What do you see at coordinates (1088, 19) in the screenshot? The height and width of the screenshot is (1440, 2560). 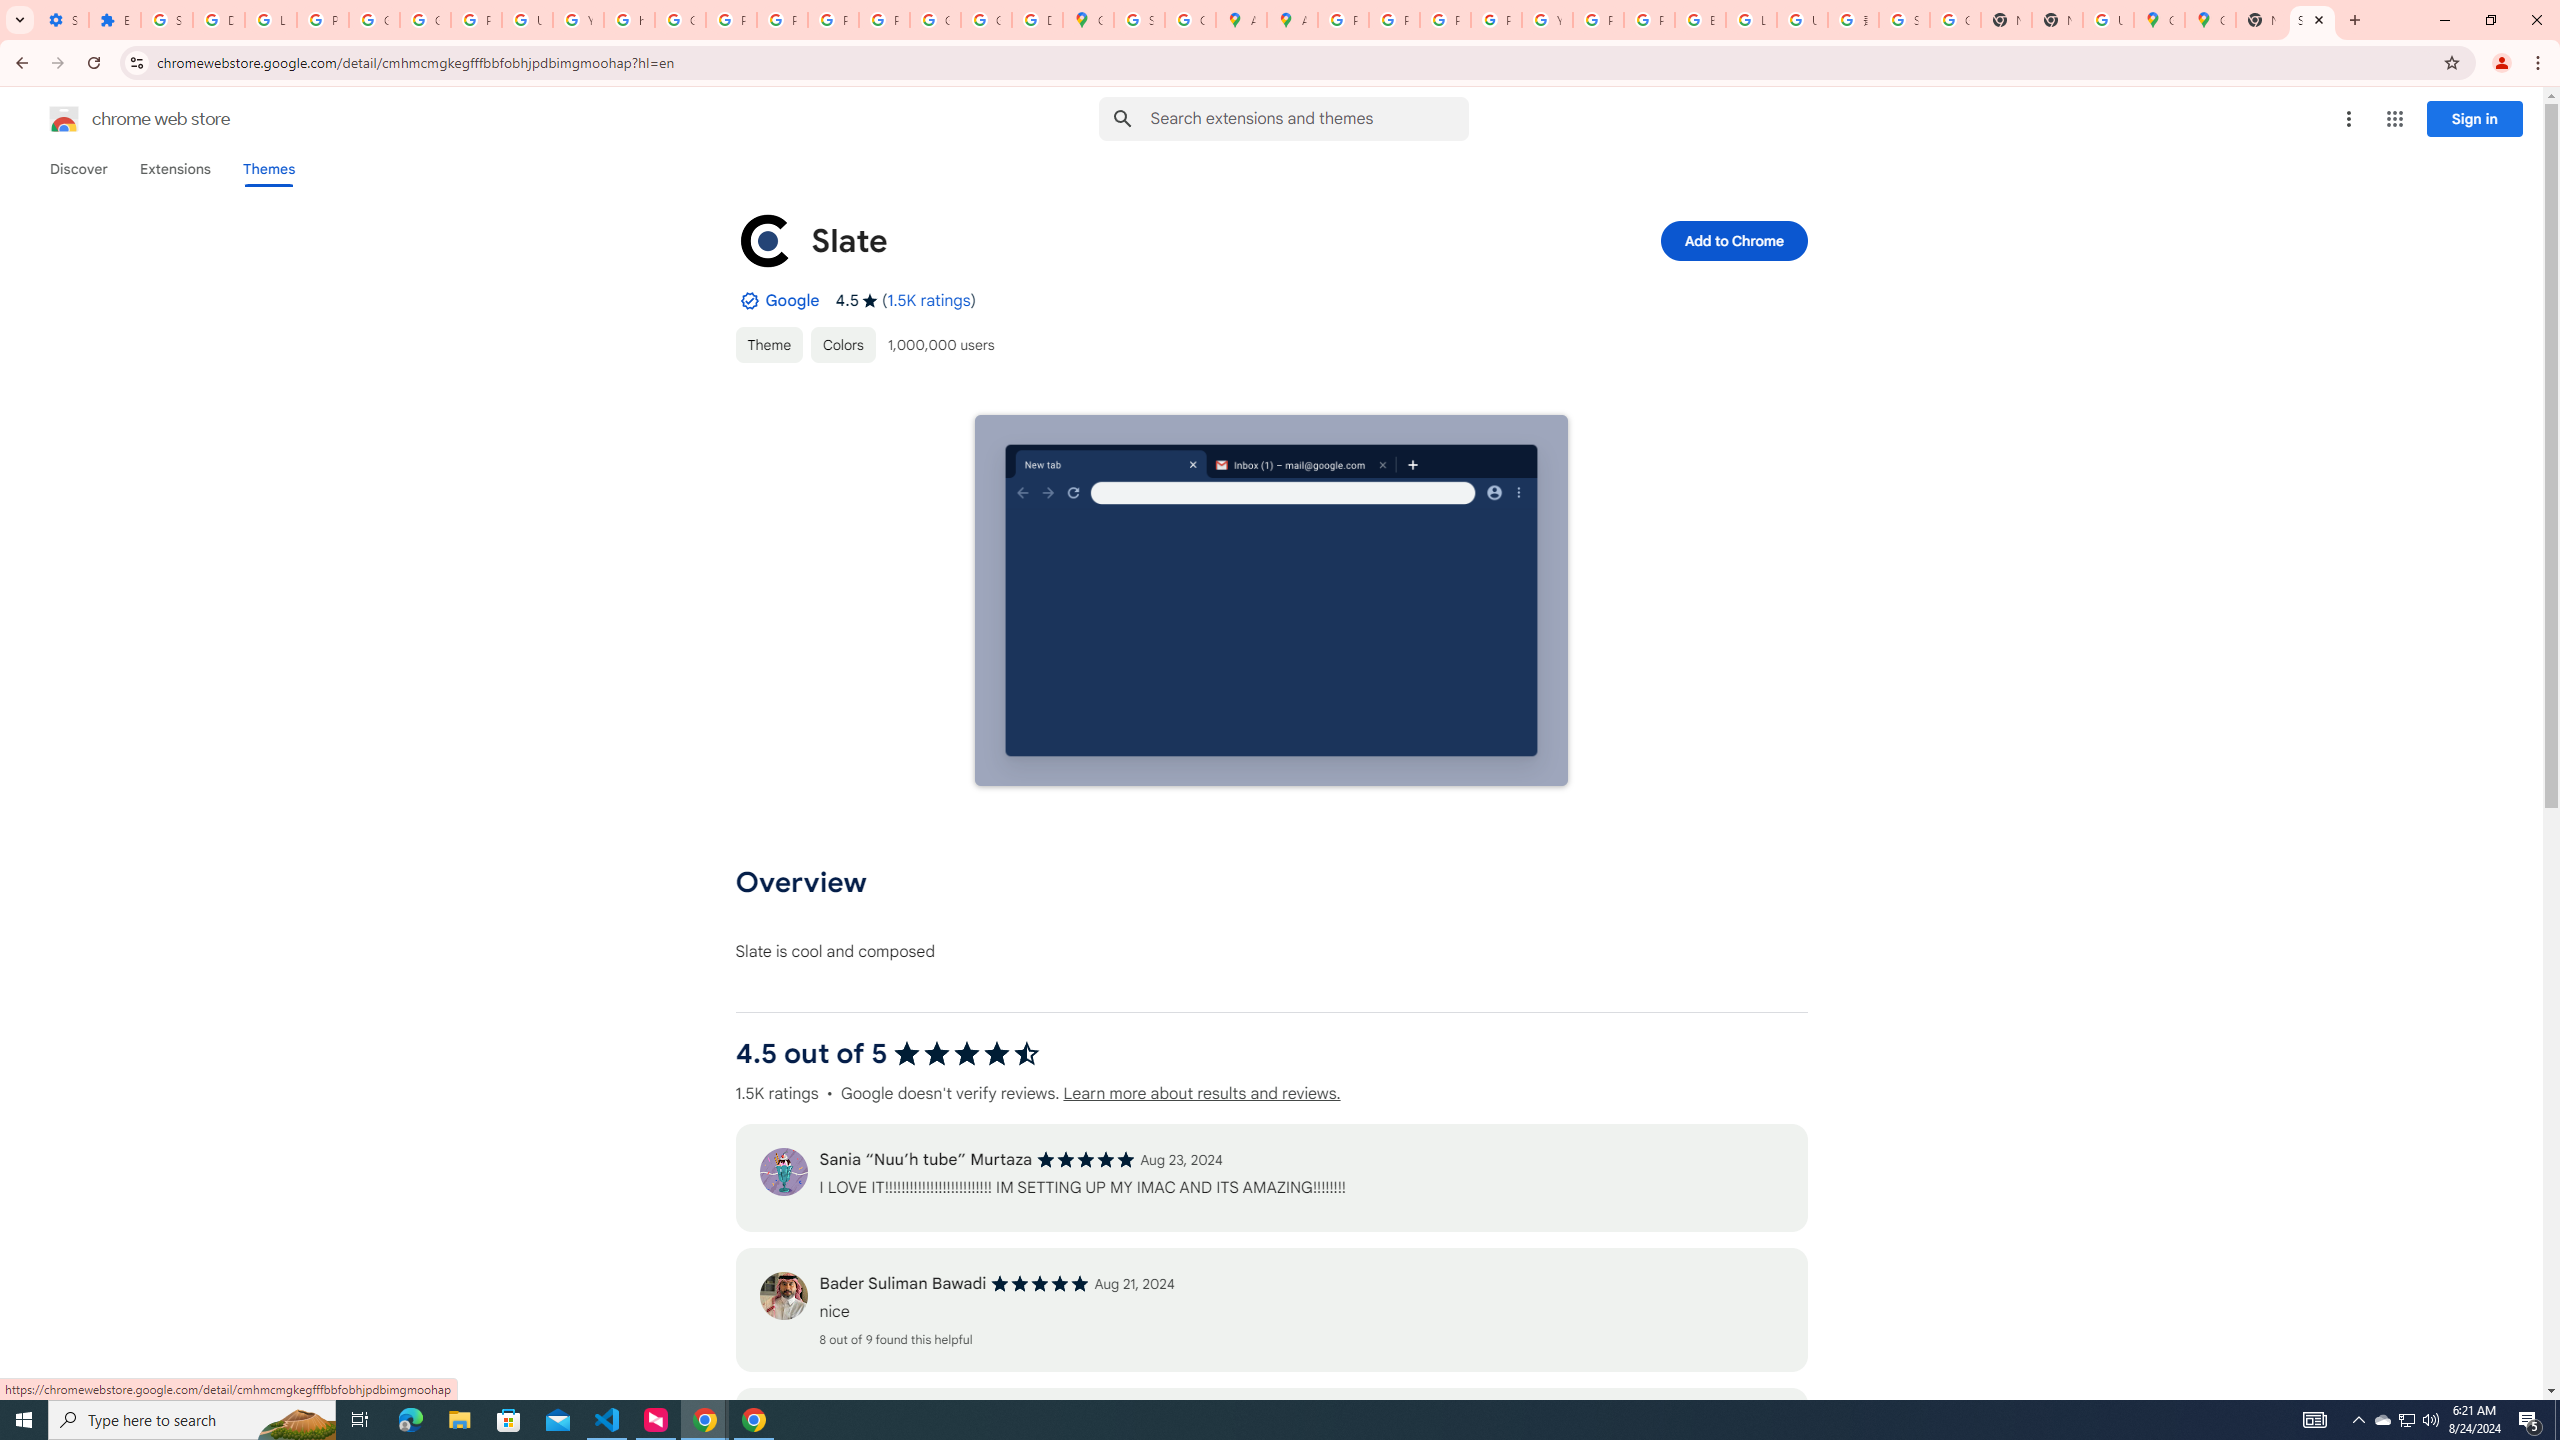 I see `'Google Maps'` at bounding box center [1088, 19].